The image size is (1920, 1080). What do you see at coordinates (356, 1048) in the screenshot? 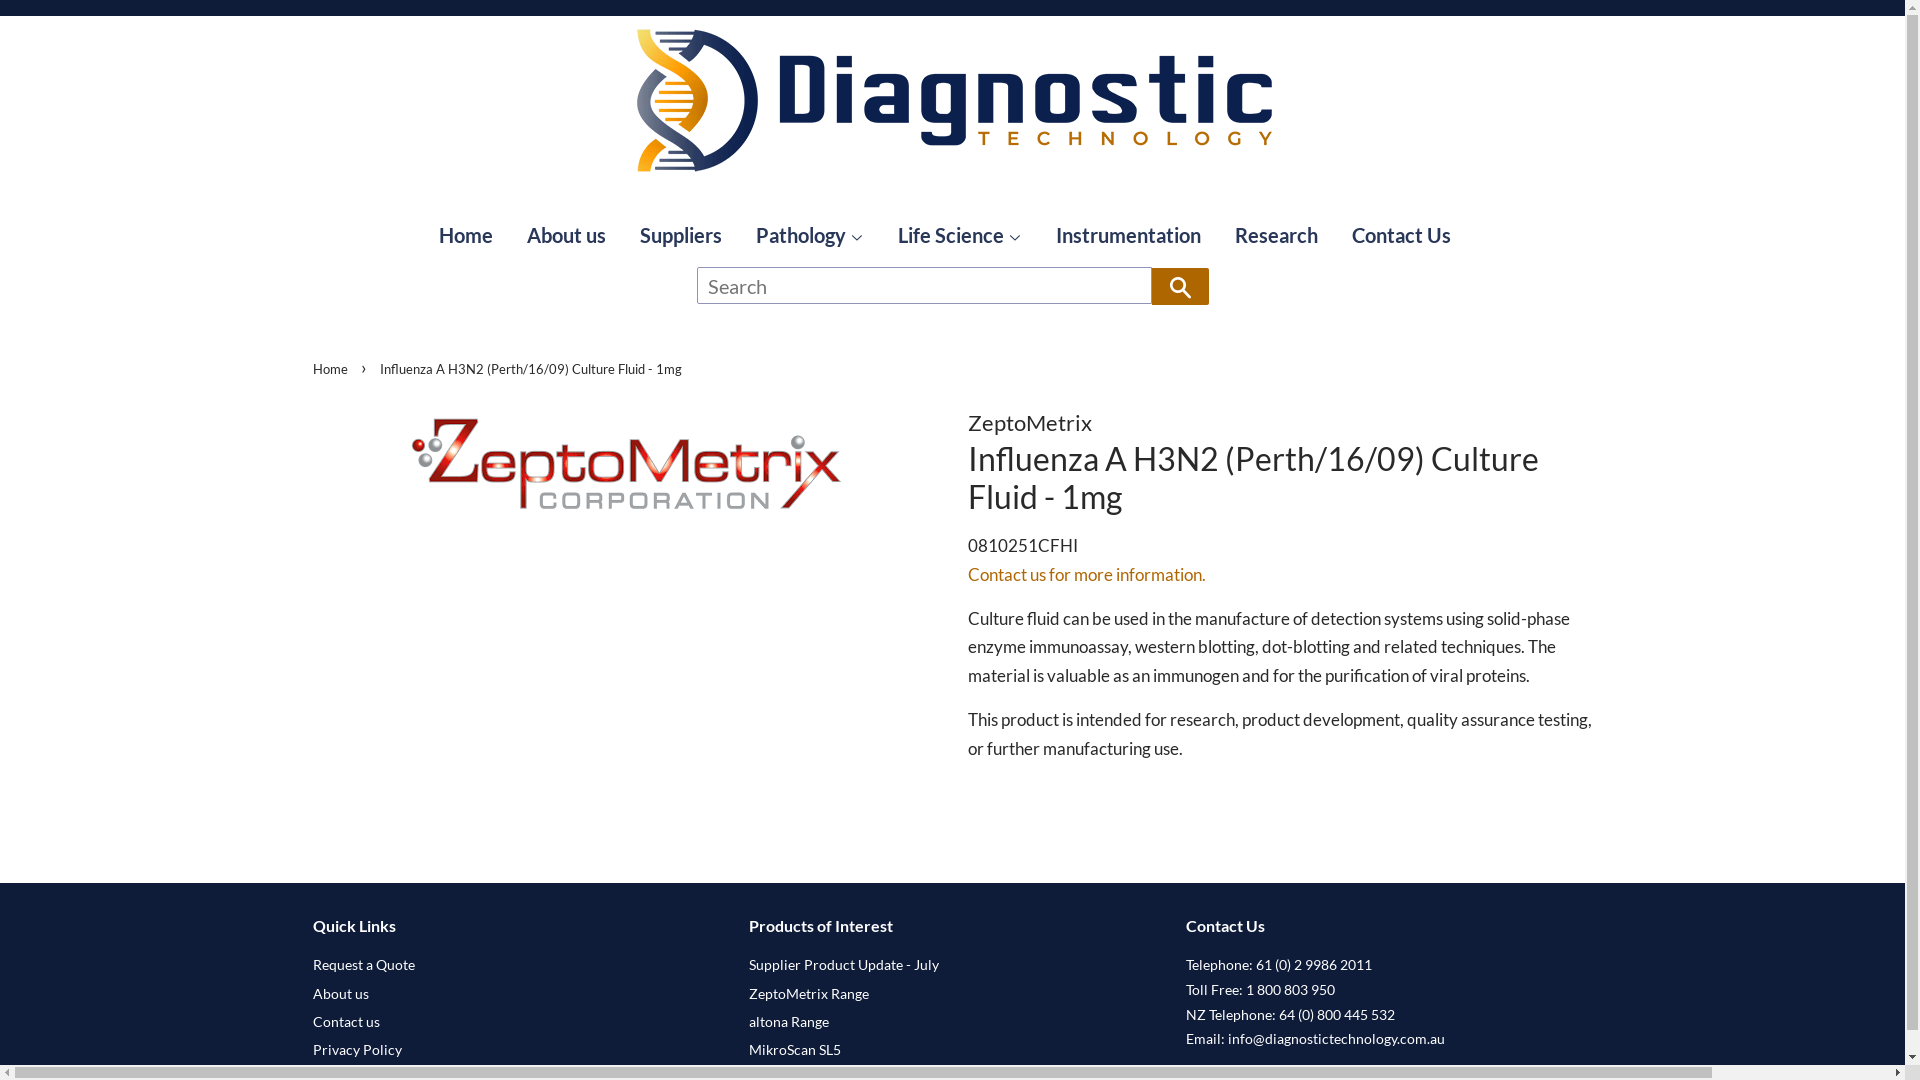
I see `'Privacy Policy'` at bounding box center [356, 1048].